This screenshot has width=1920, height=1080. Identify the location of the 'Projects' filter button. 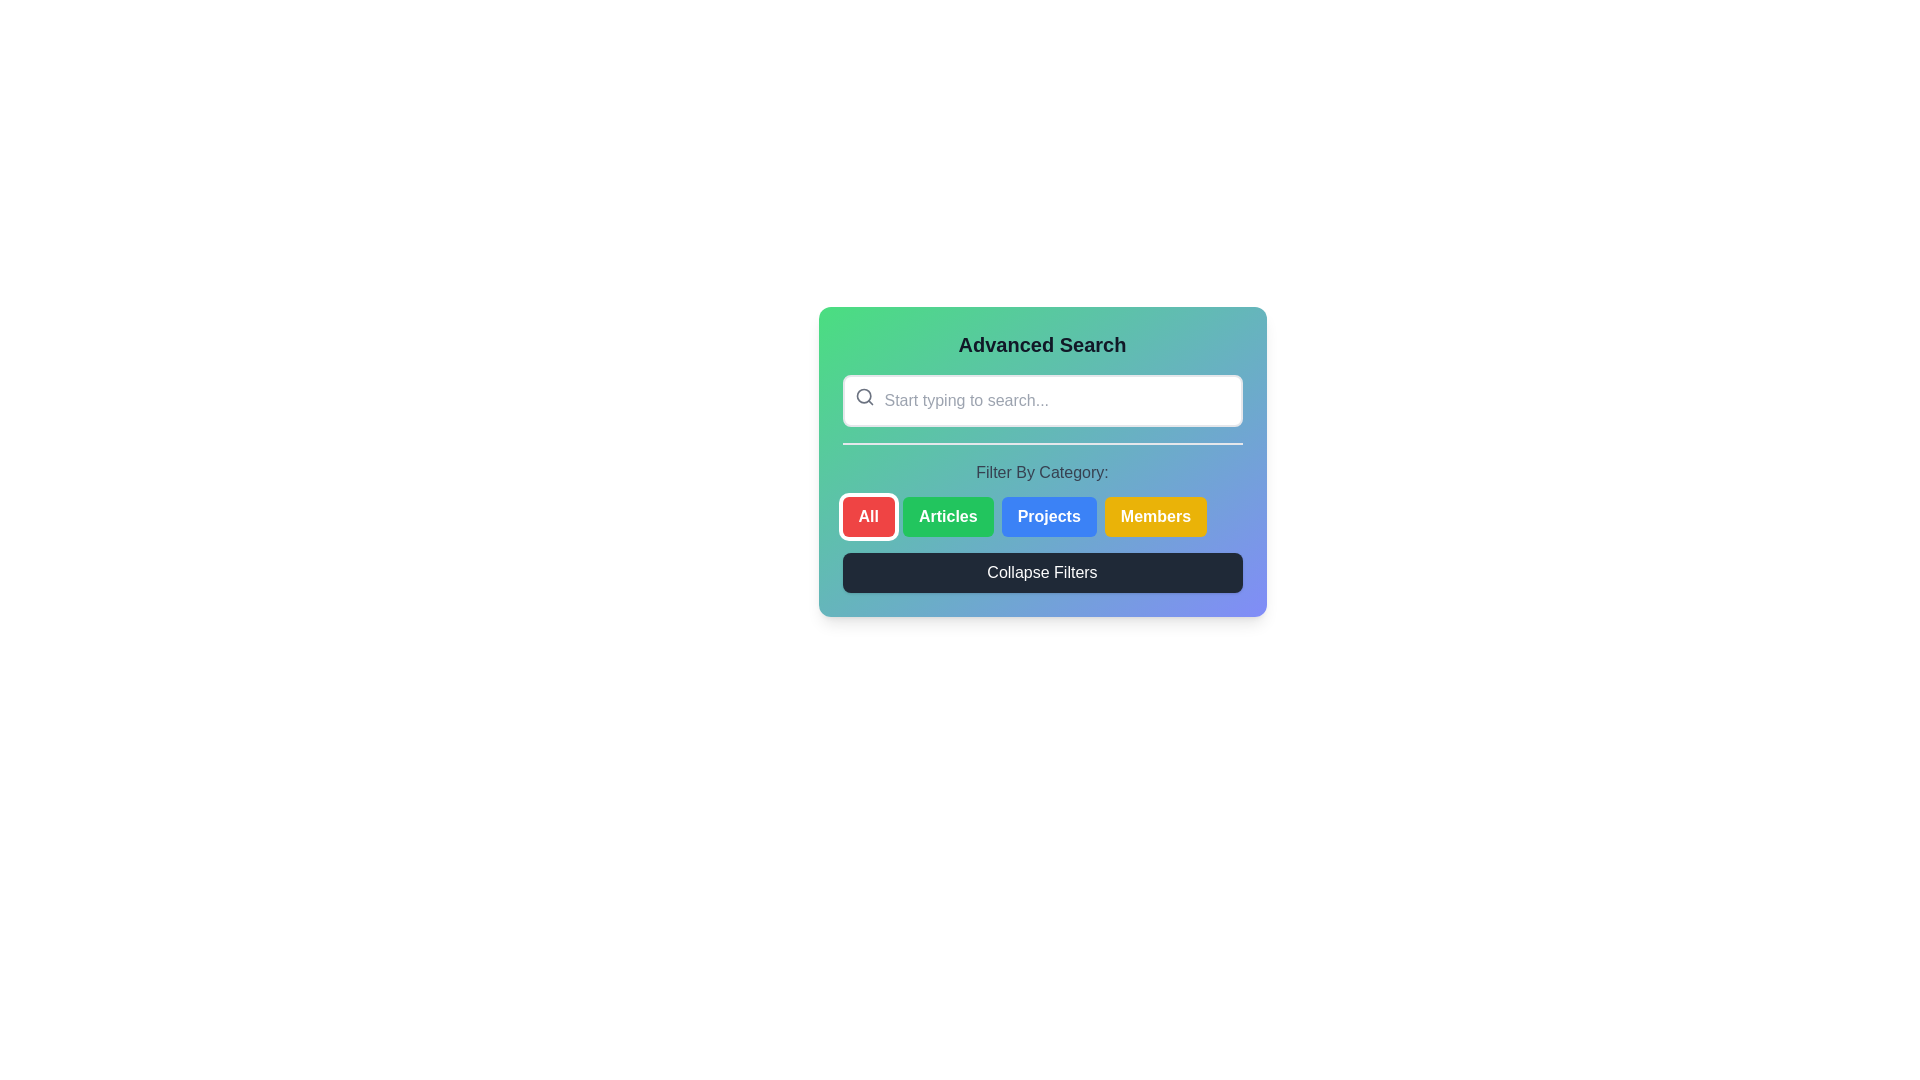
(1048, 515).